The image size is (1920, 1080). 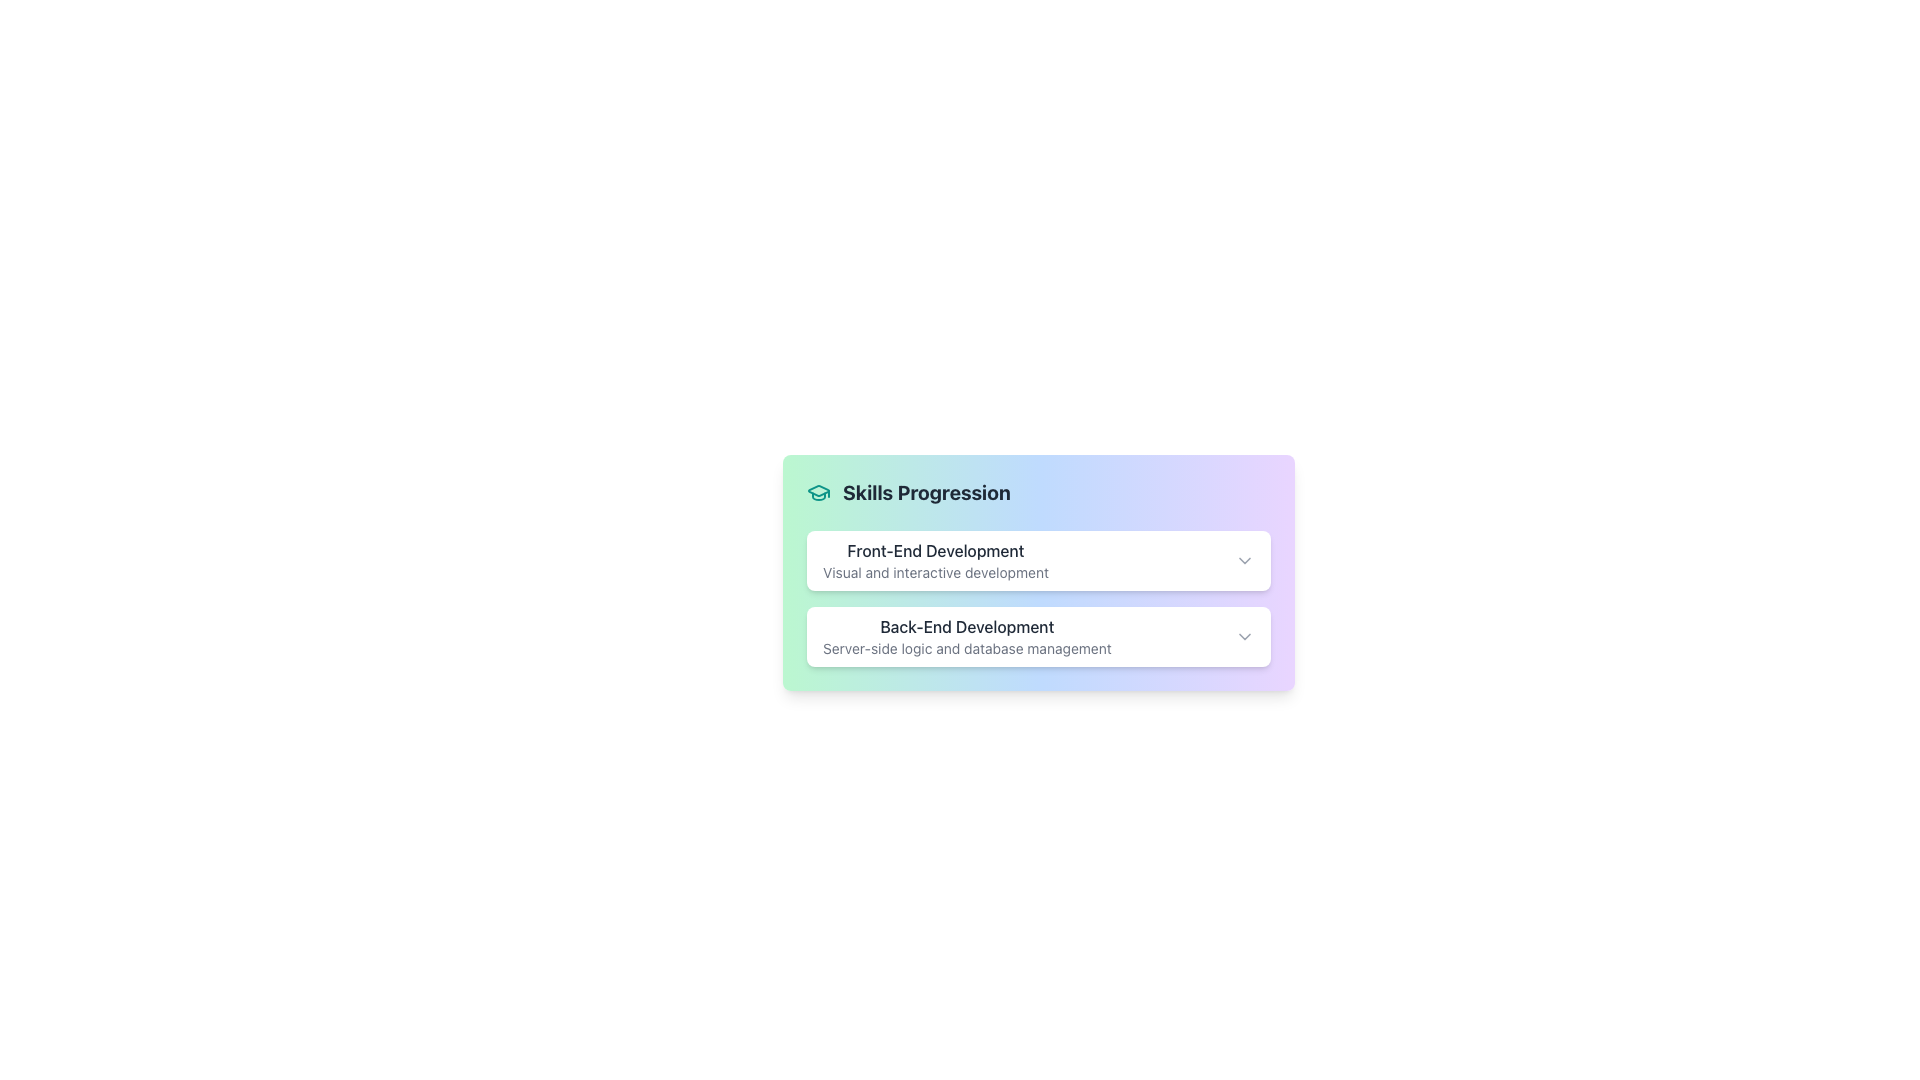 What do you see at coordinates (819, 493) in the screenshot?
I see `the graduation cap icon, which is teal colored and styled as a silhouette, located to the left of the text 'Skills Progression'` at bounding box center [819, 493].